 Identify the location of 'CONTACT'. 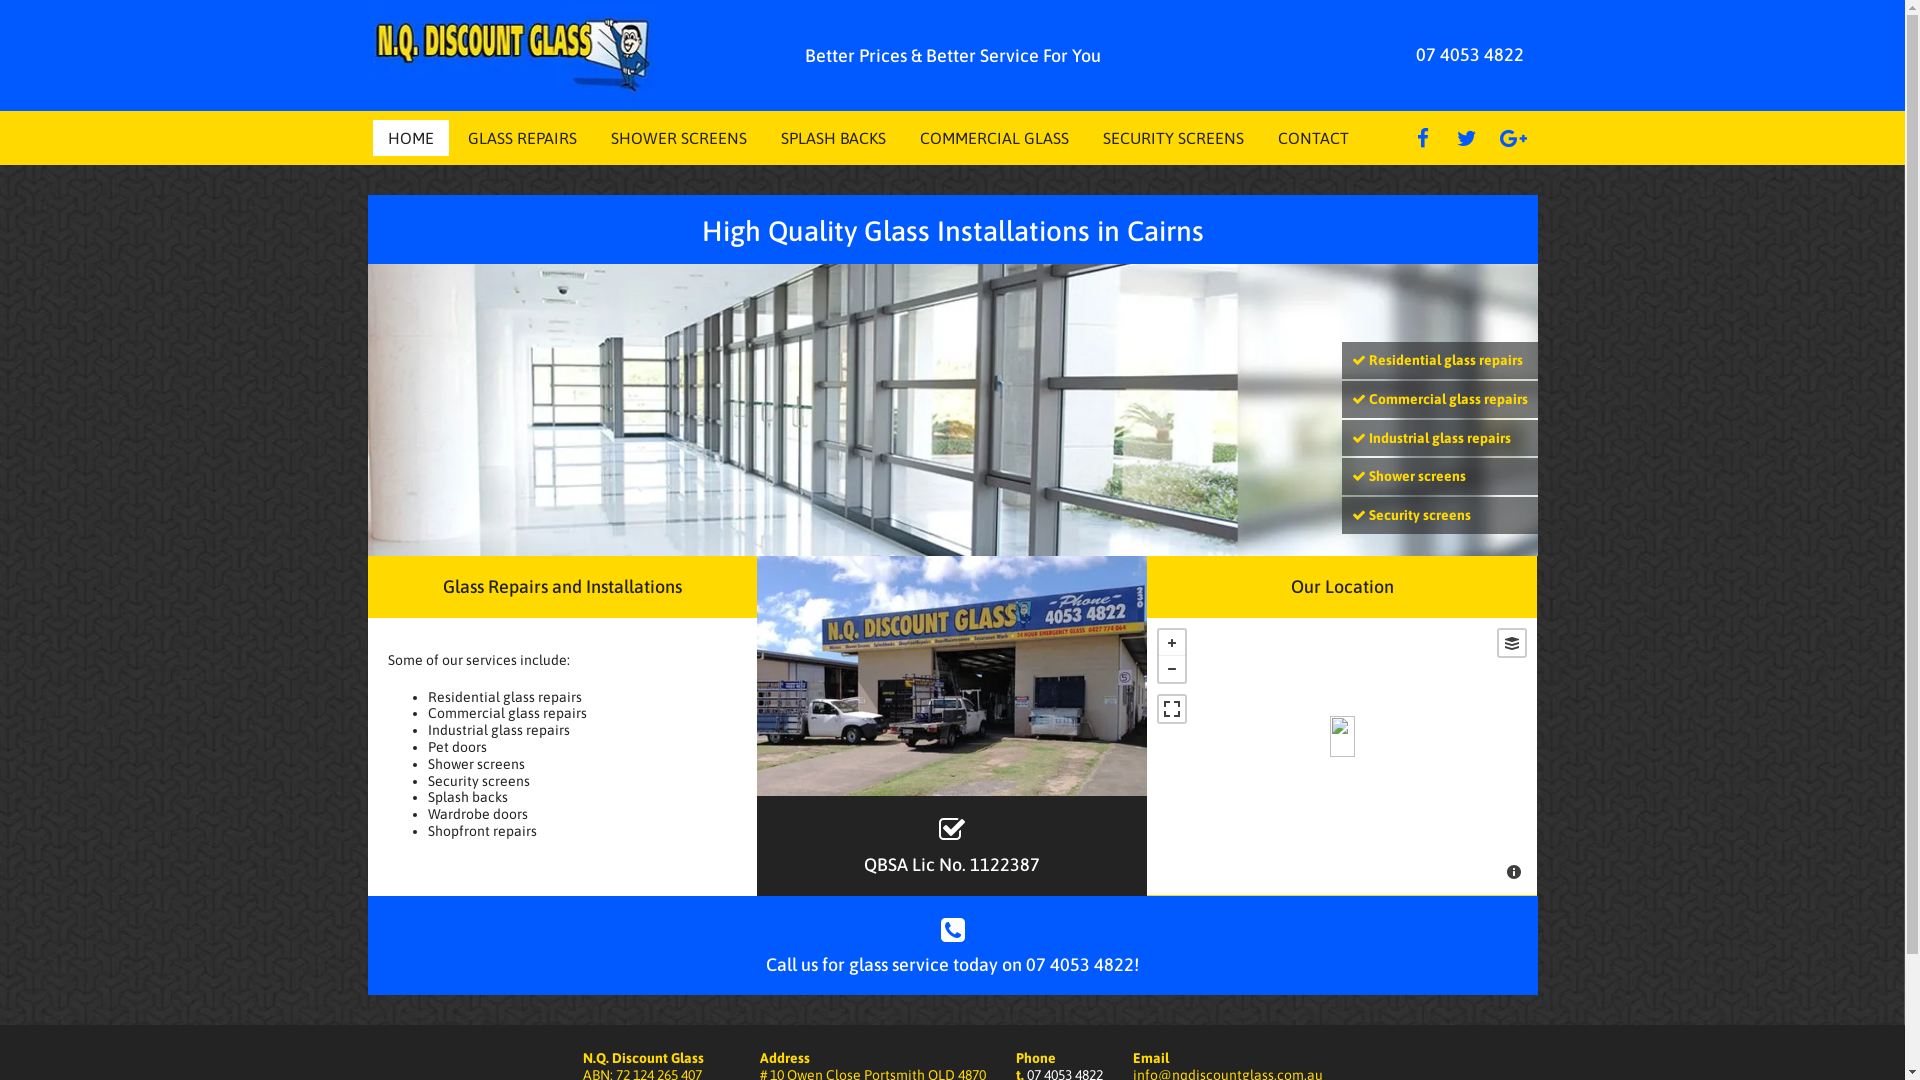
(1276, 137).